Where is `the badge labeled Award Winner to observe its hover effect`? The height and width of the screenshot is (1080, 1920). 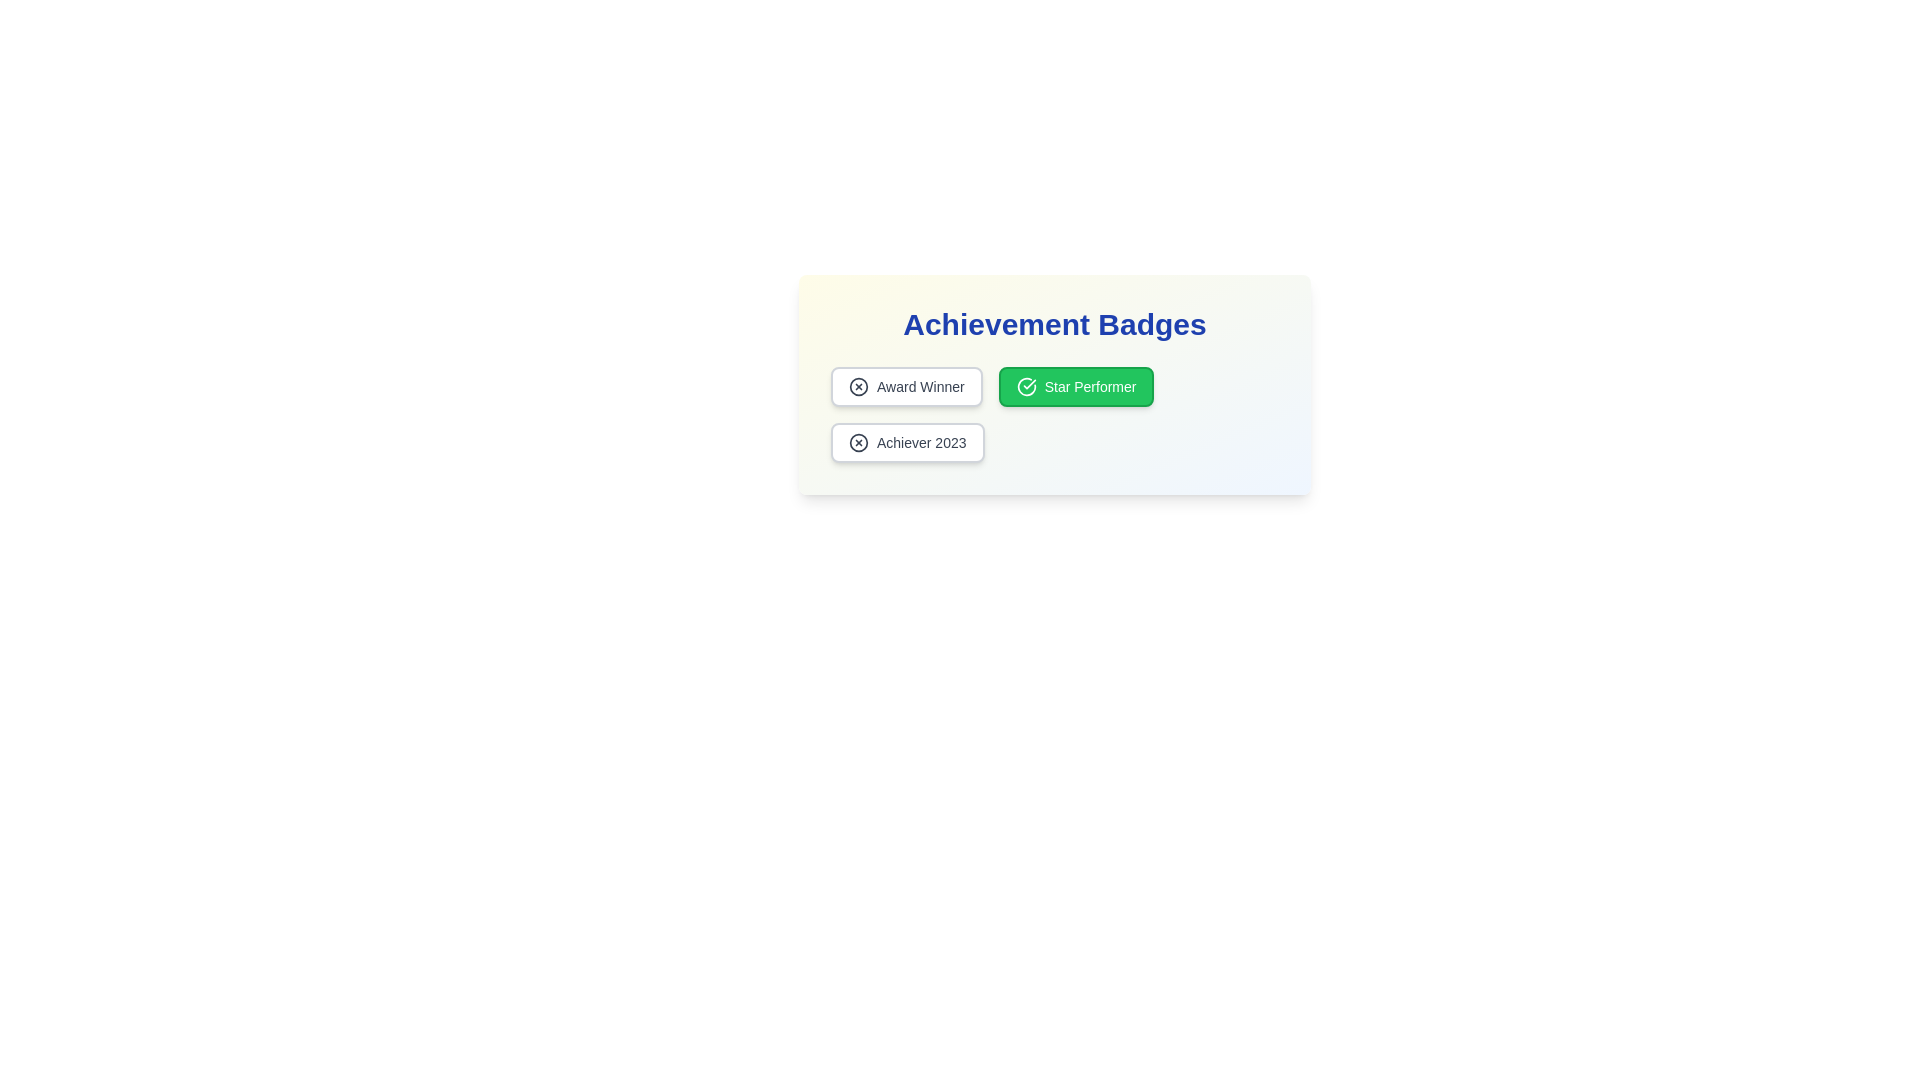 the badge labeled Award Winner to observe its hover effect is located at coordinates (905, 386).